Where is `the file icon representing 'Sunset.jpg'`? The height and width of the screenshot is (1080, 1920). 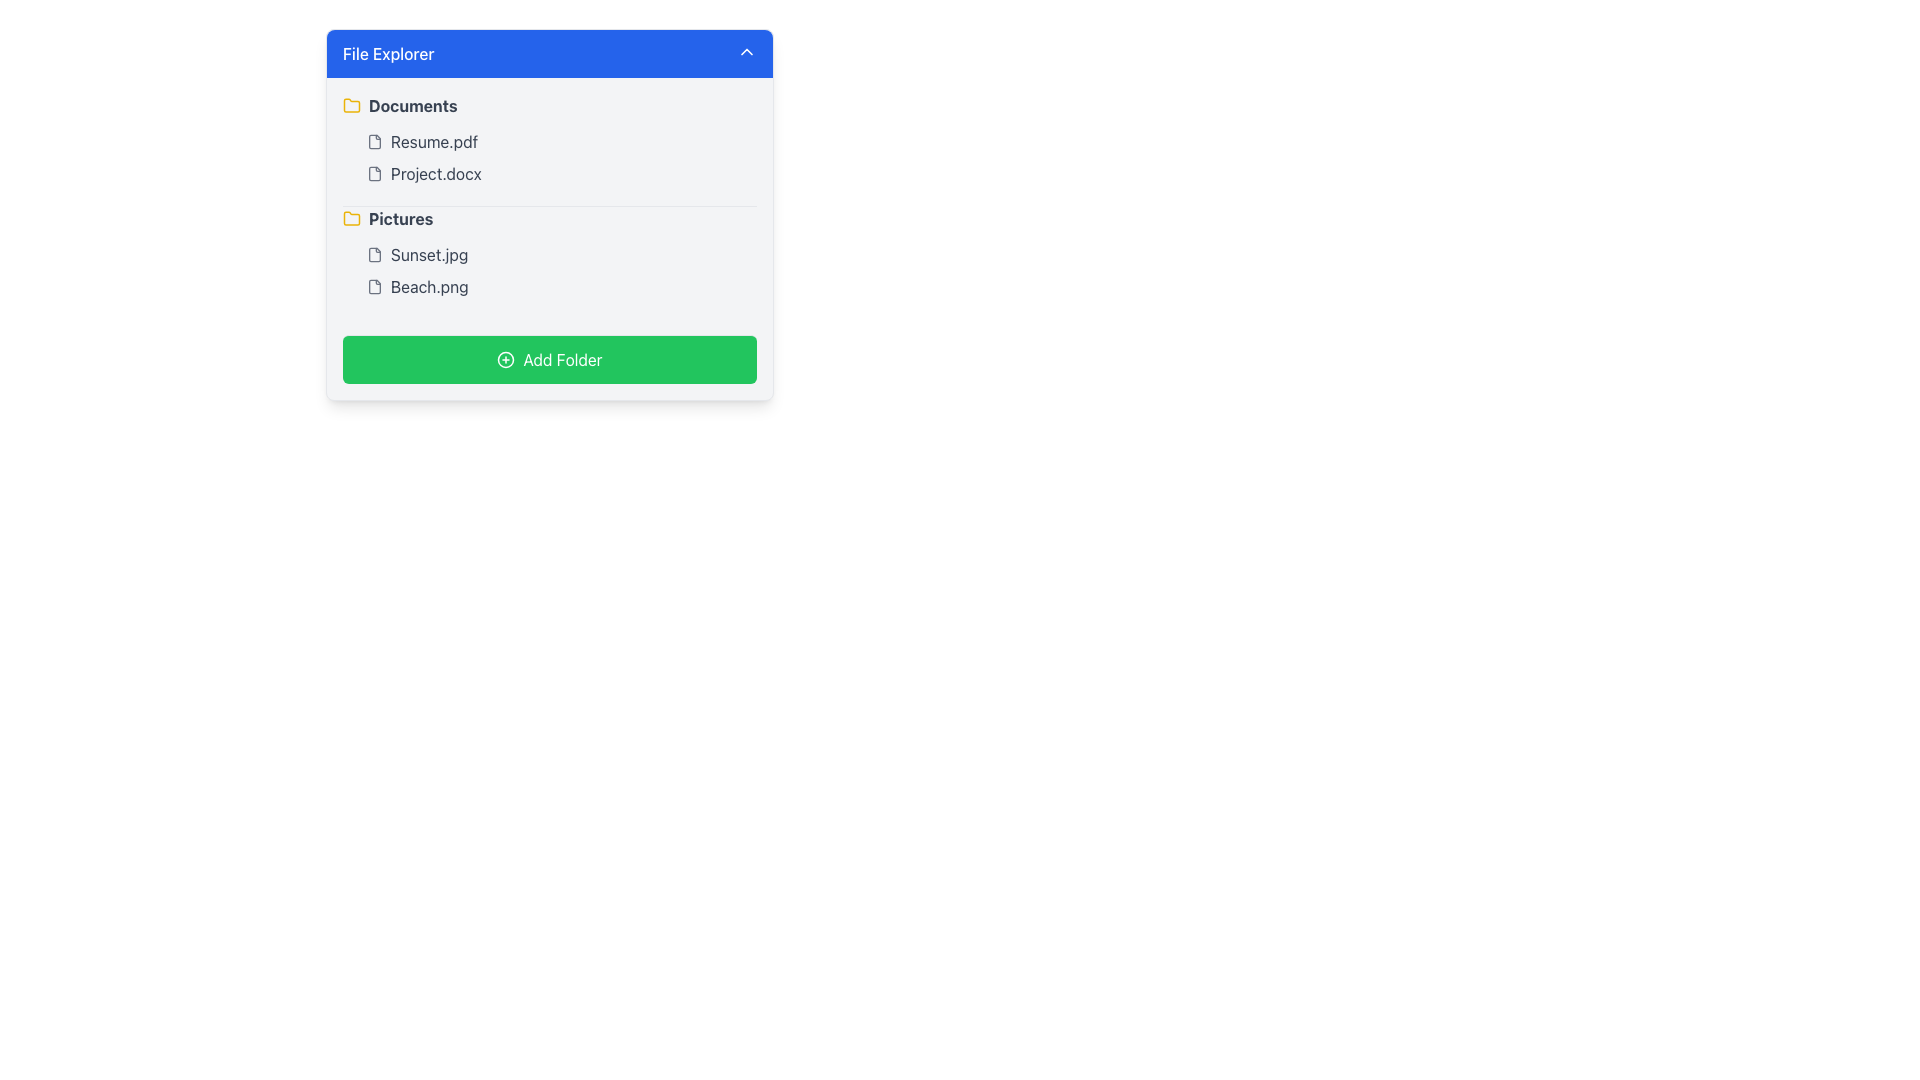
the file icon representing 'Sunset.jpg' is located at coordinates (374, 253).